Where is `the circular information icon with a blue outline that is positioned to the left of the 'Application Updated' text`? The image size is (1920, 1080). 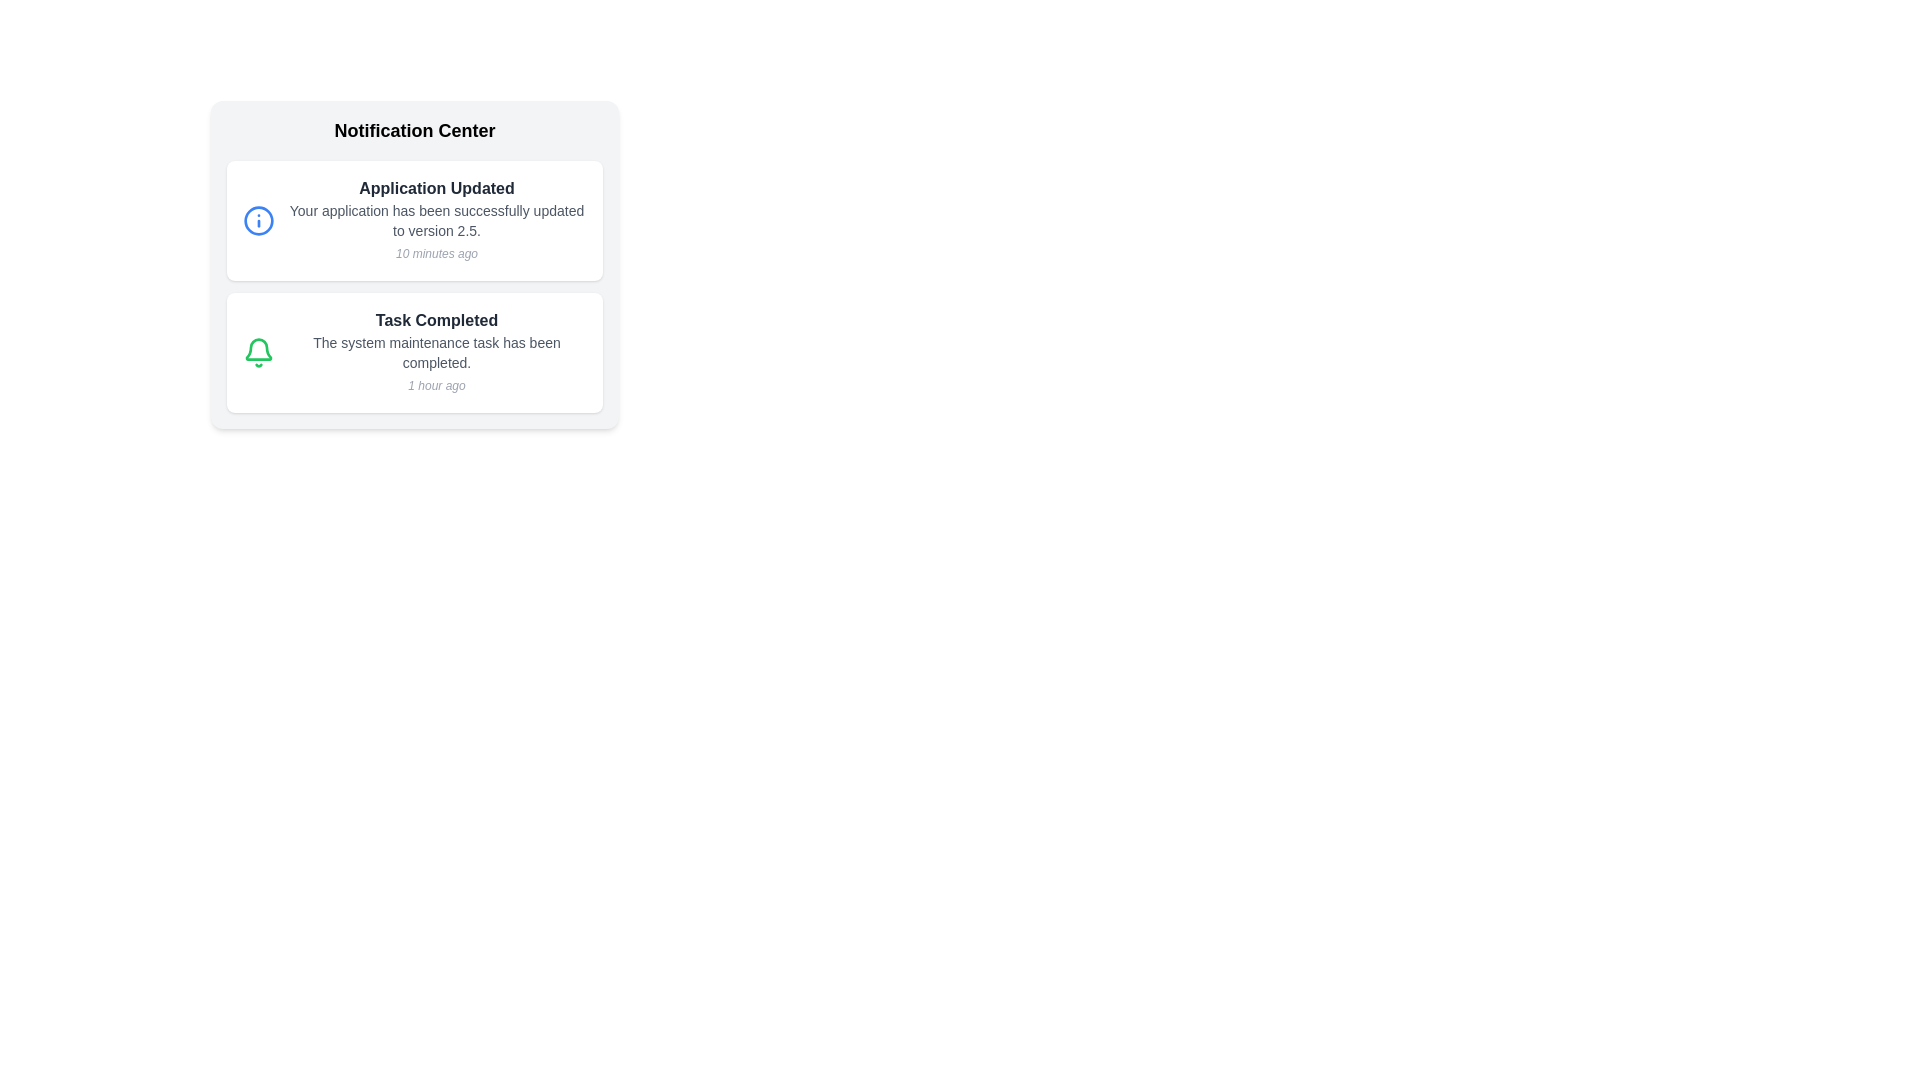 the circular information icon with a blue outline that is positioned to the left of the 'Application Updated' text is located at coordinates (258, 220).